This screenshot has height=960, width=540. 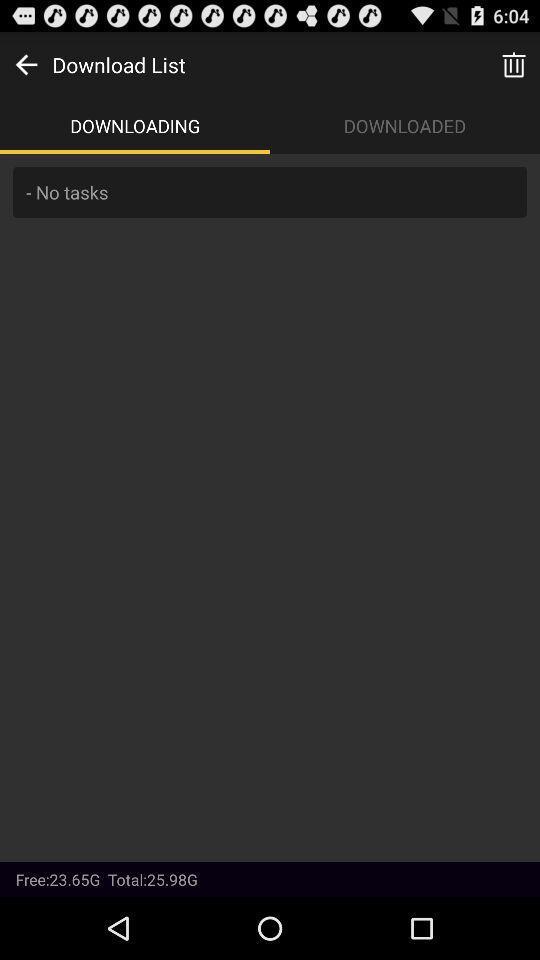 I want to click on back, so click(x=25, y=64).